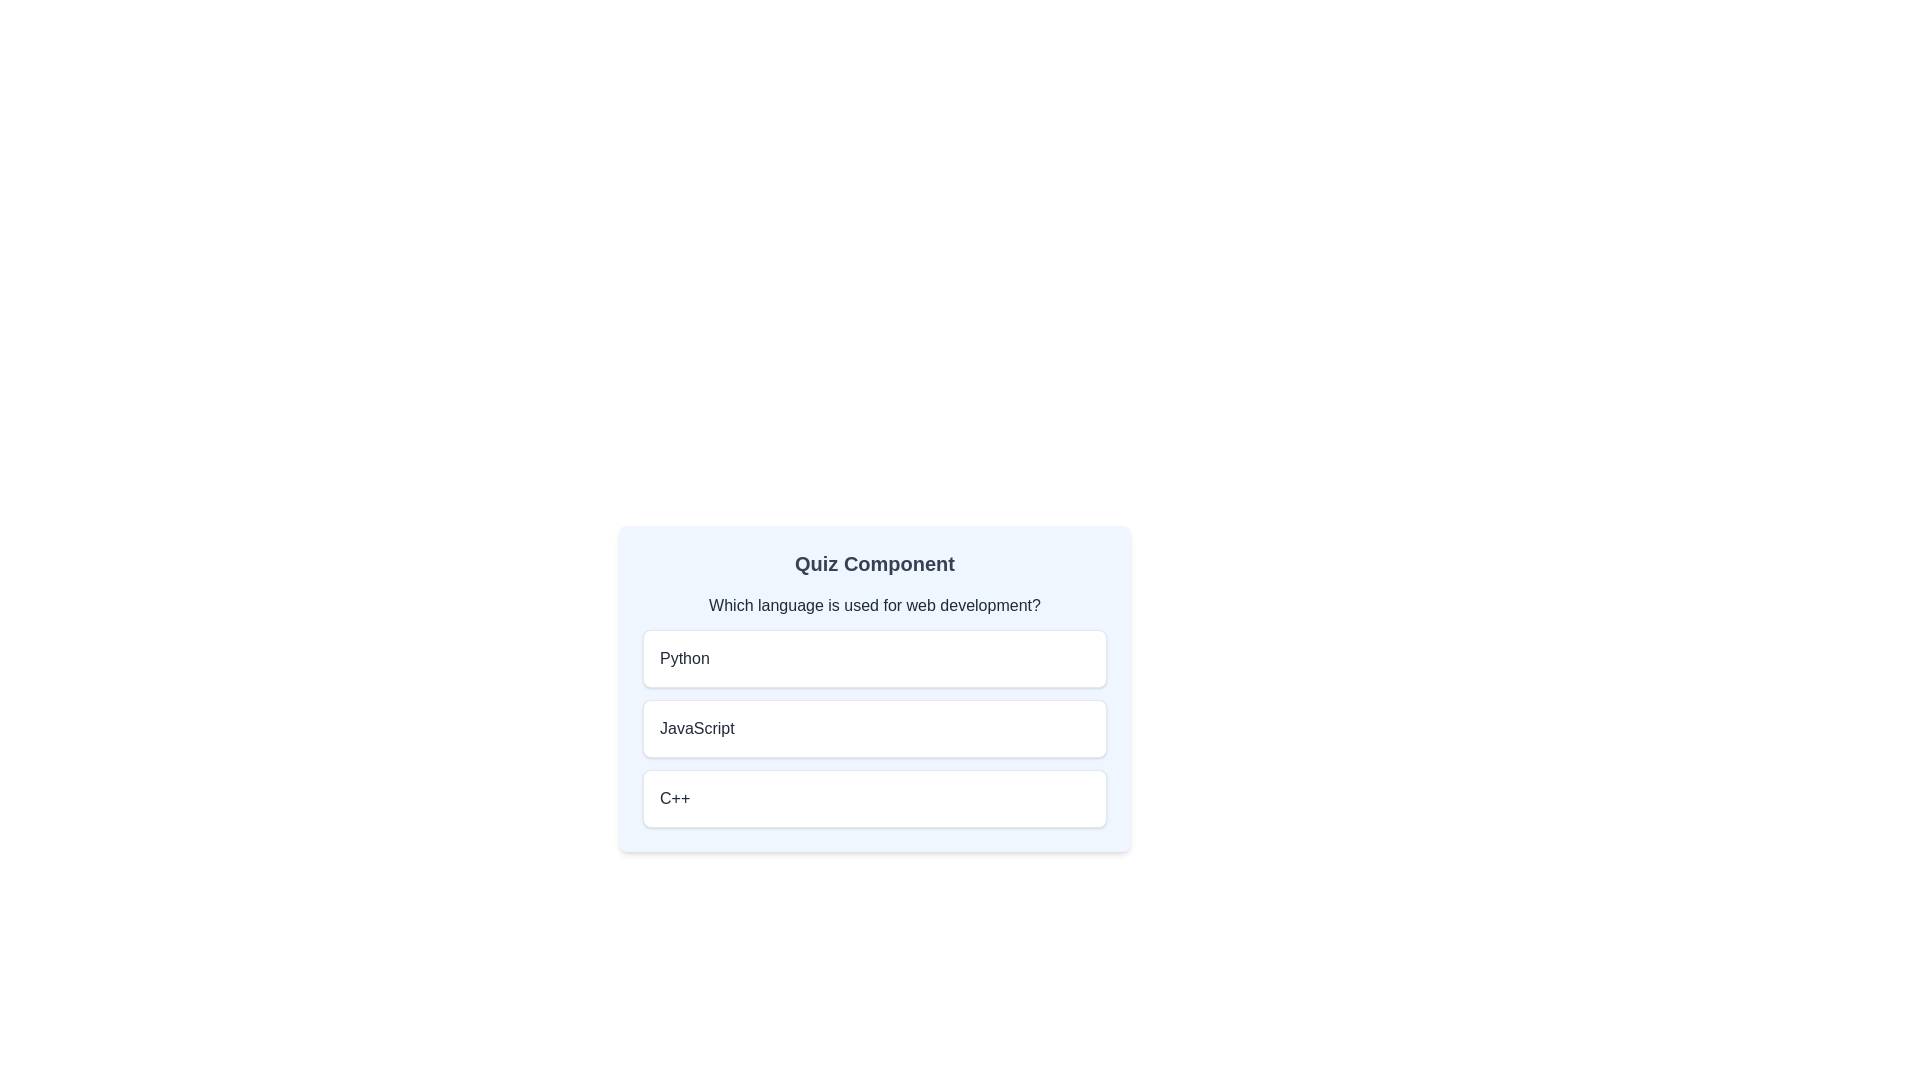  Describe the element at coordinates (874, 797) in the screenshot. I see `the answer option labeled C++` at that location.